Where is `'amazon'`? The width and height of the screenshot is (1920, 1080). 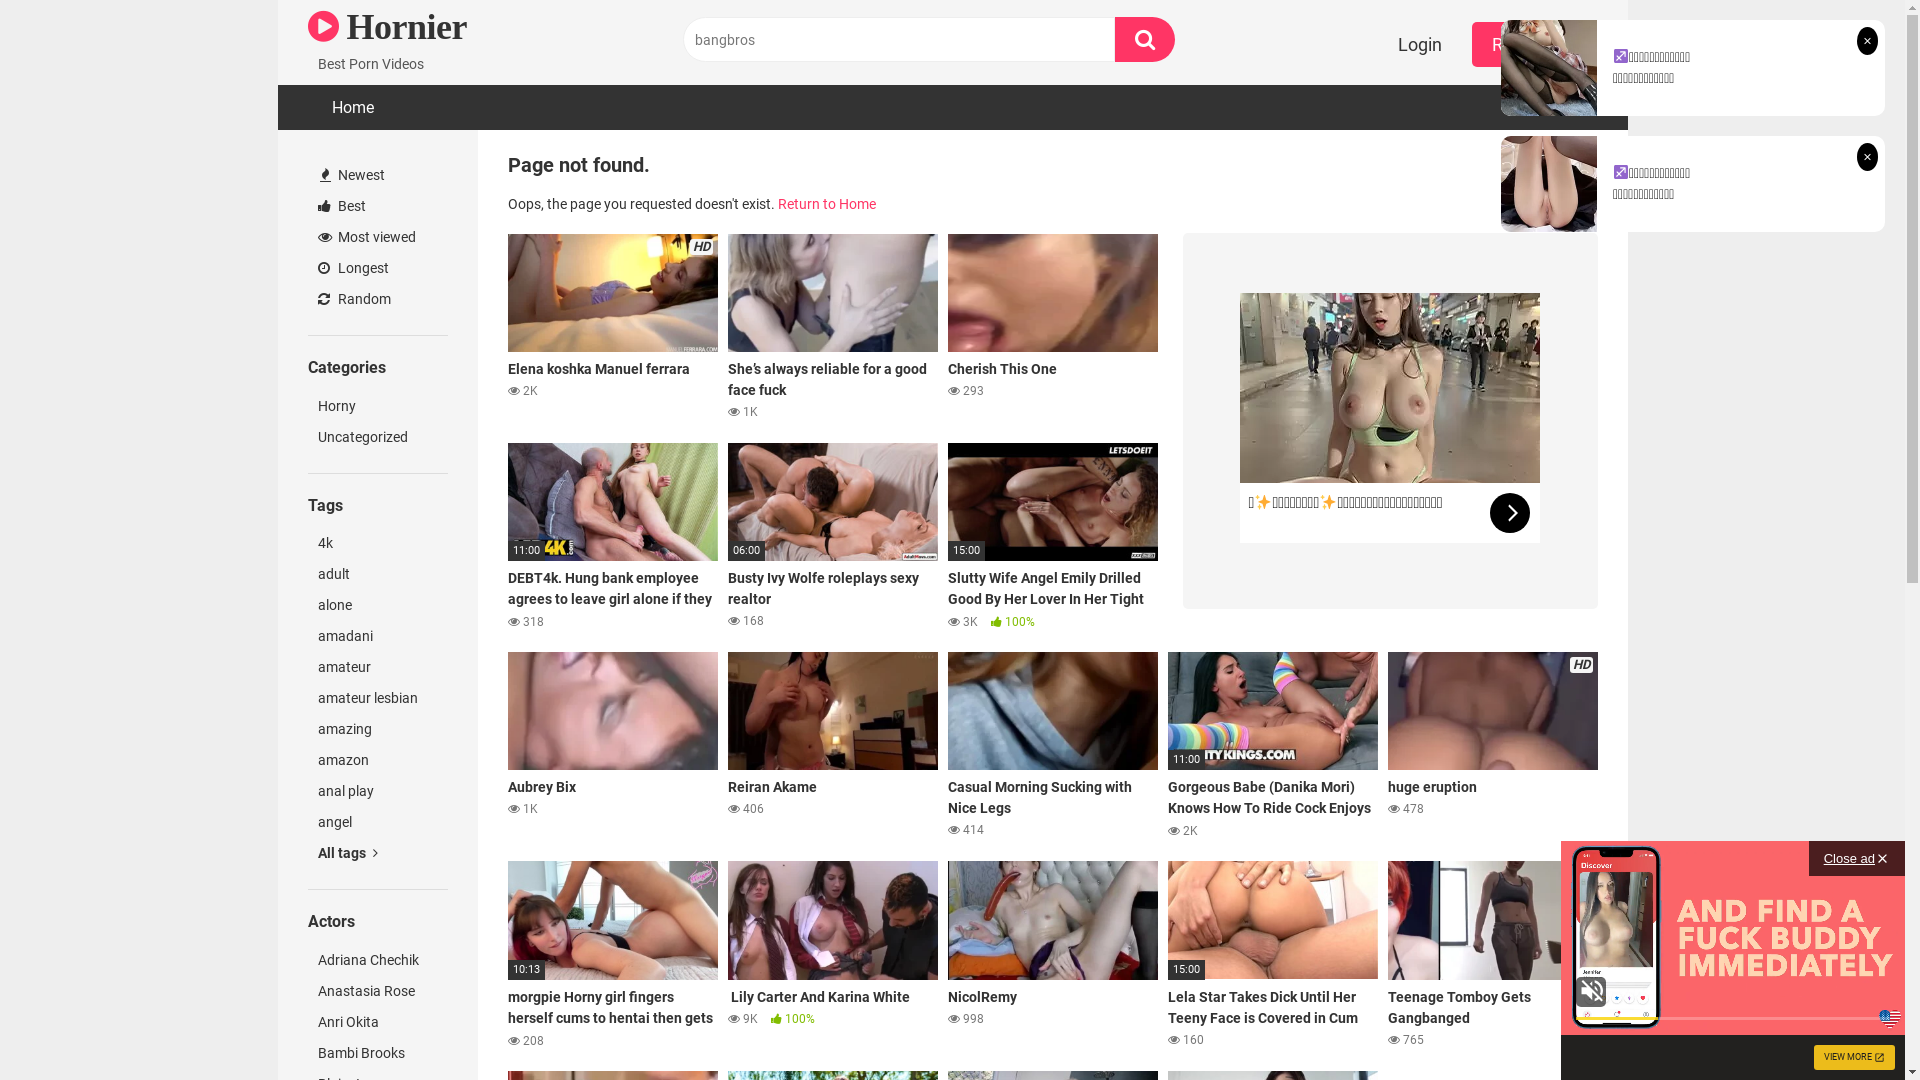 'amazon' is located at coordinates (378, 760).